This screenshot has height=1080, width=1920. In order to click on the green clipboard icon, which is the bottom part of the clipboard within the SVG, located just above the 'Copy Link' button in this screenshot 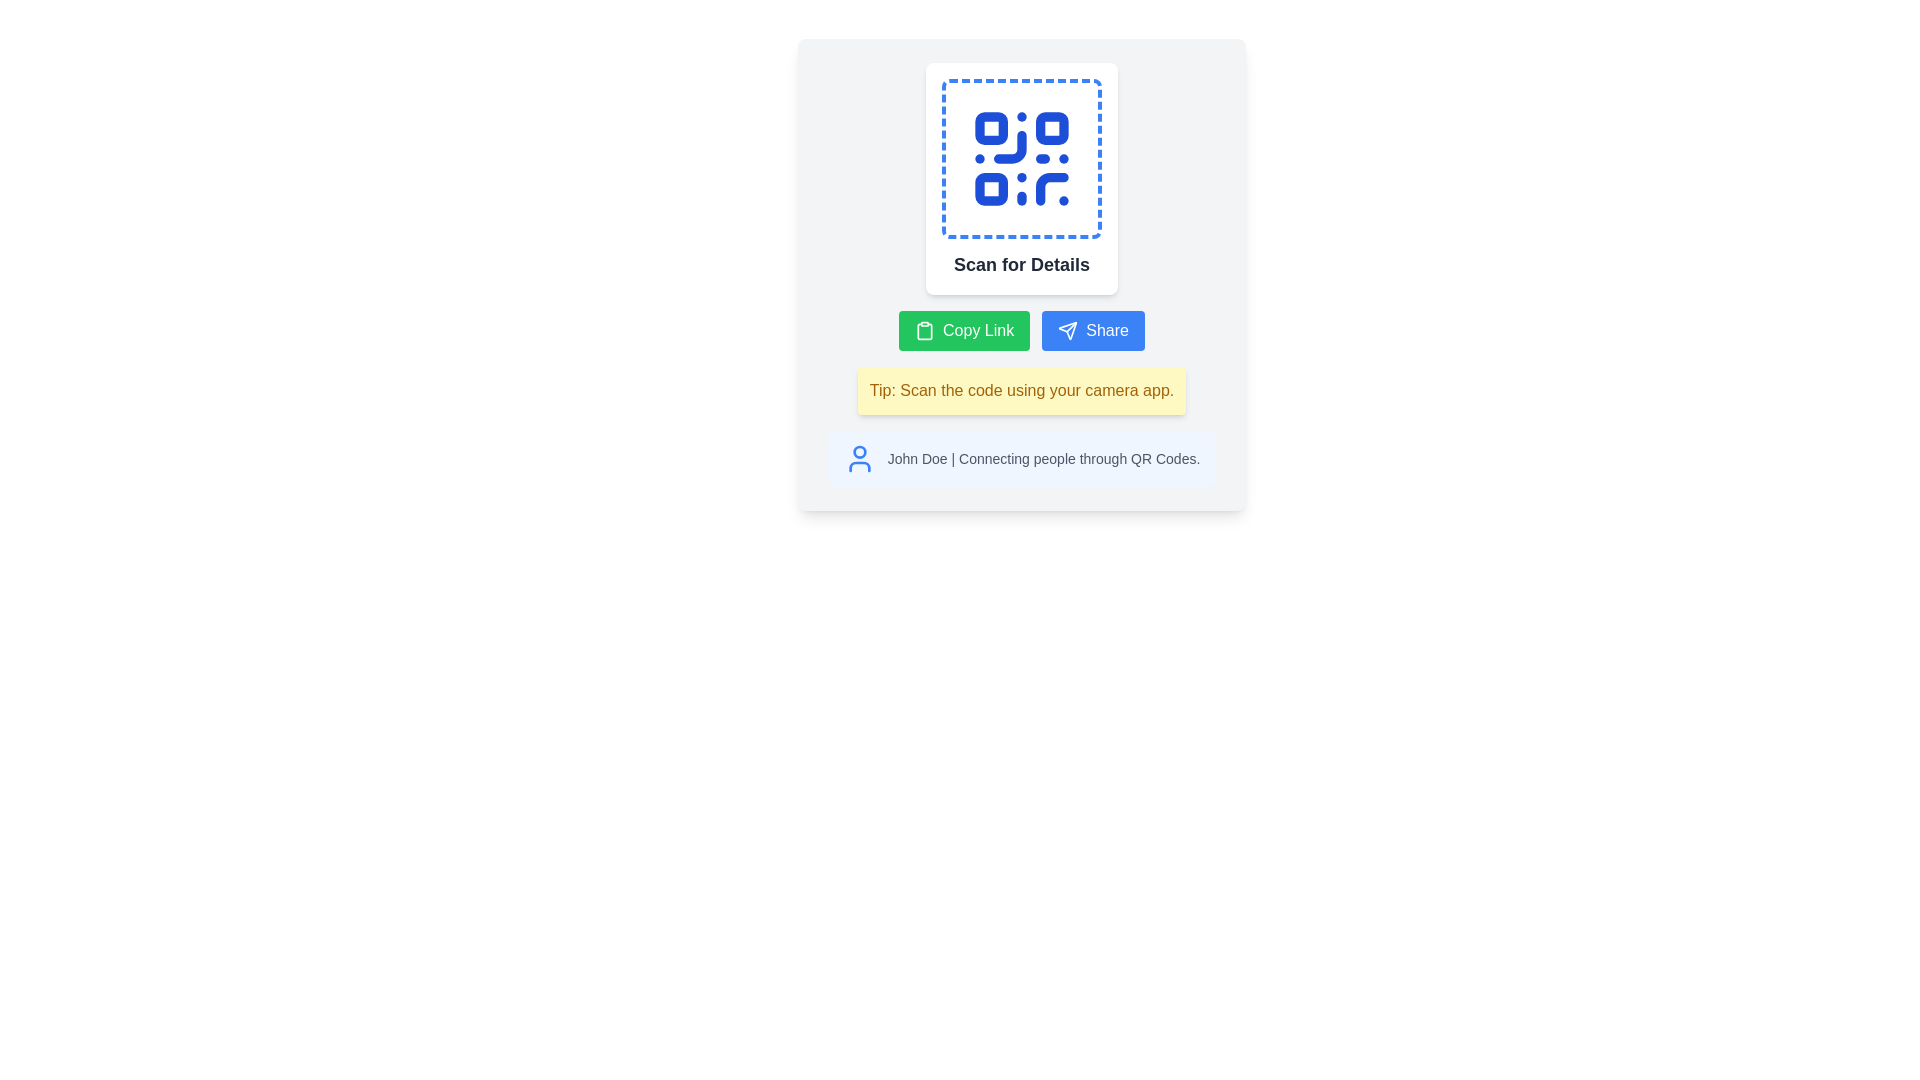, I will do `click(924, 330)`.